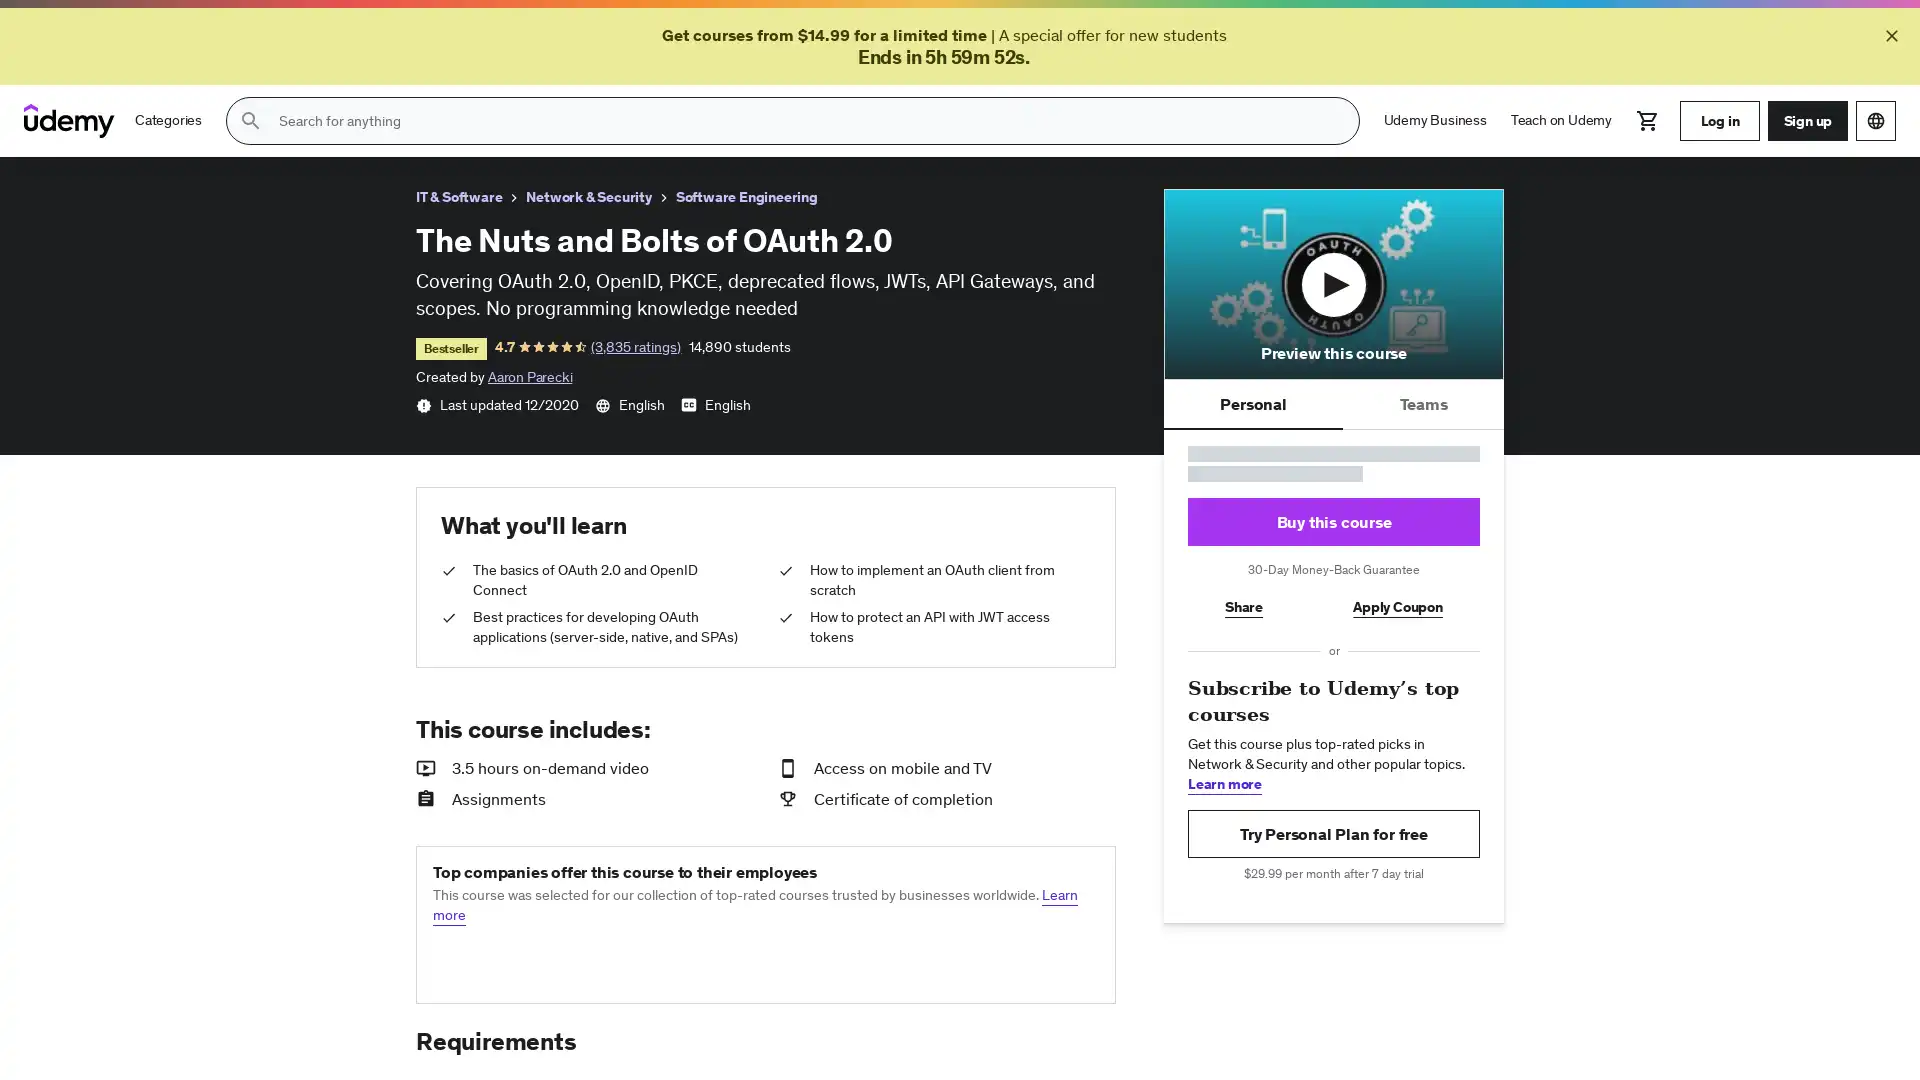 Image resolution: width=1920 pixels, height=1080 pixels. I want to click on Submit search, so click(249, 120).